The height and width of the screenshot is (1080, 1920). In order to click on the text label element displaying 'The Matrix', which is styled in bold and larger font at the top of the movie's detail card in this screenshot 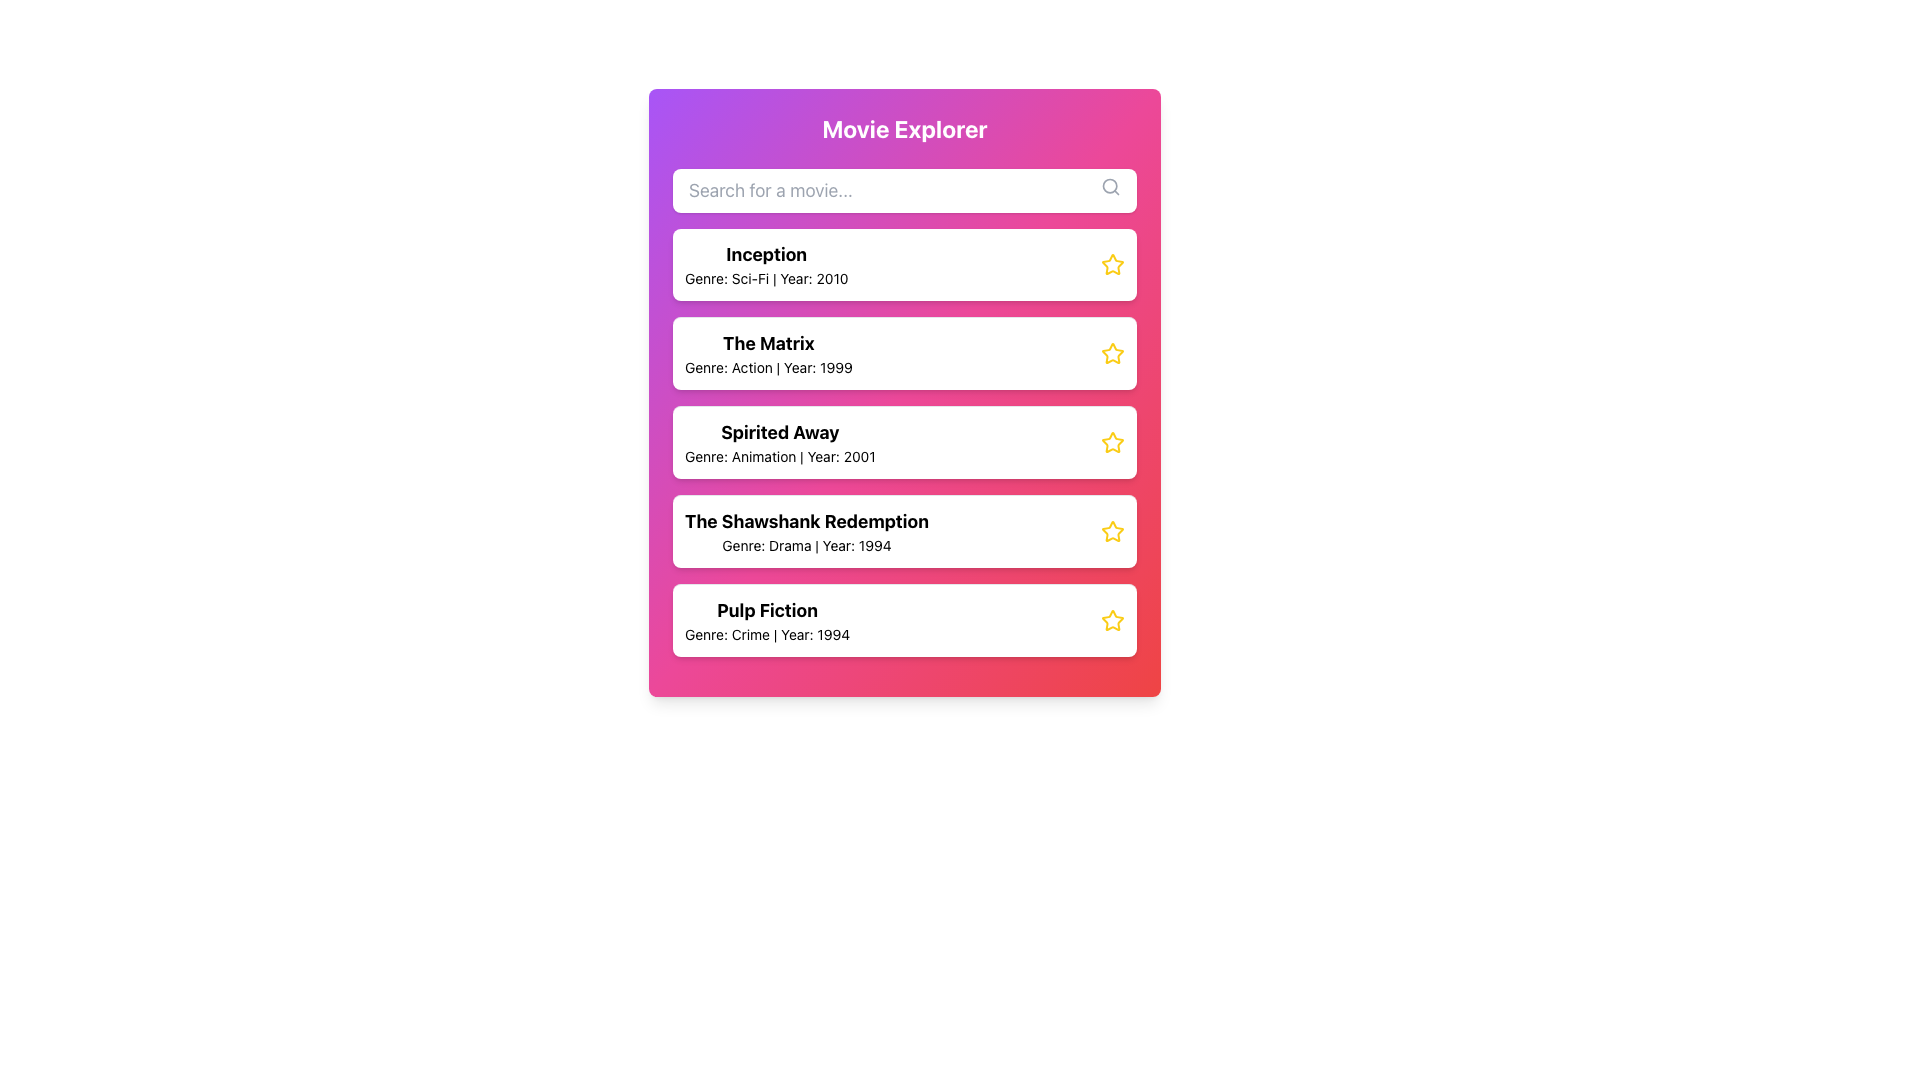, I will do `click(767, 342)`.